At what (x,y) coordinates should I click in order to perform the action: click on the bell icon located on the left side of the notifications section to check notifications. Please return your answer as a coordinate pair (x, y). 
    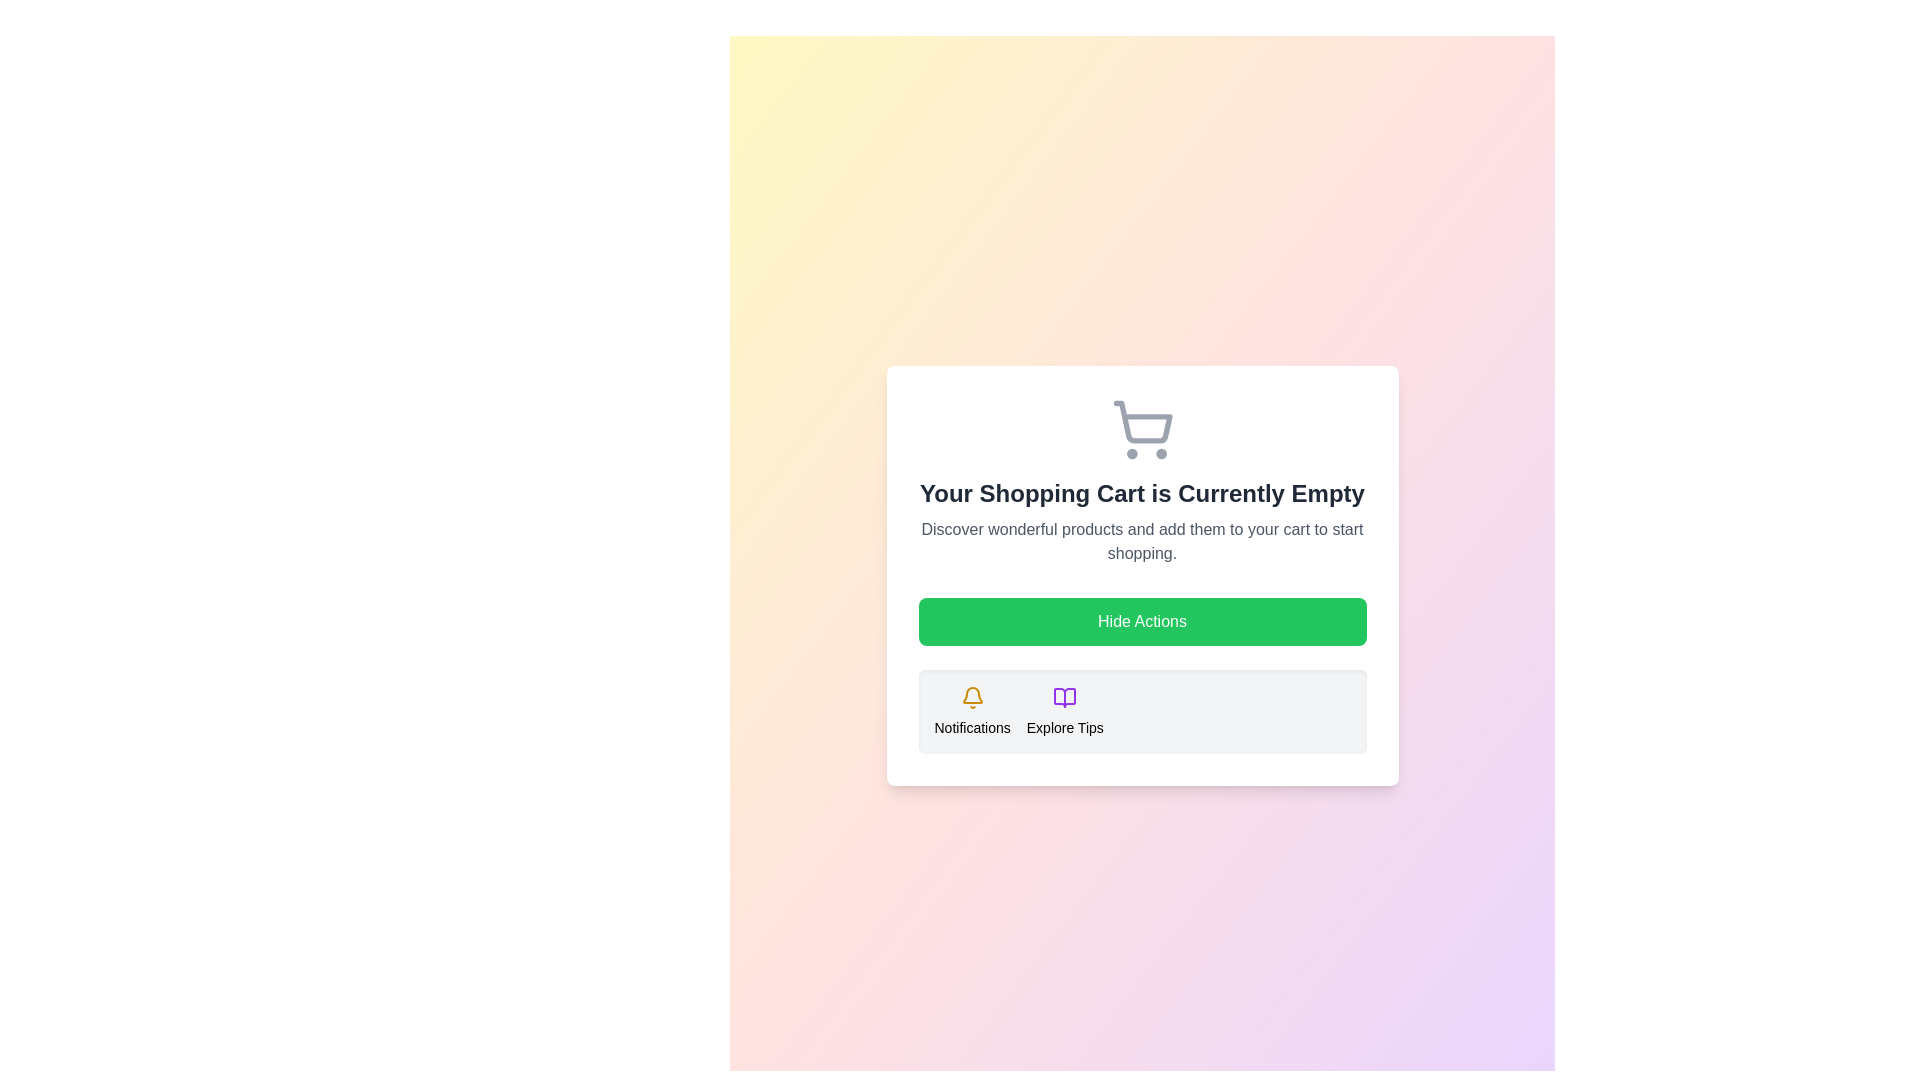
    Looking at the image, I should click on (972, 697).